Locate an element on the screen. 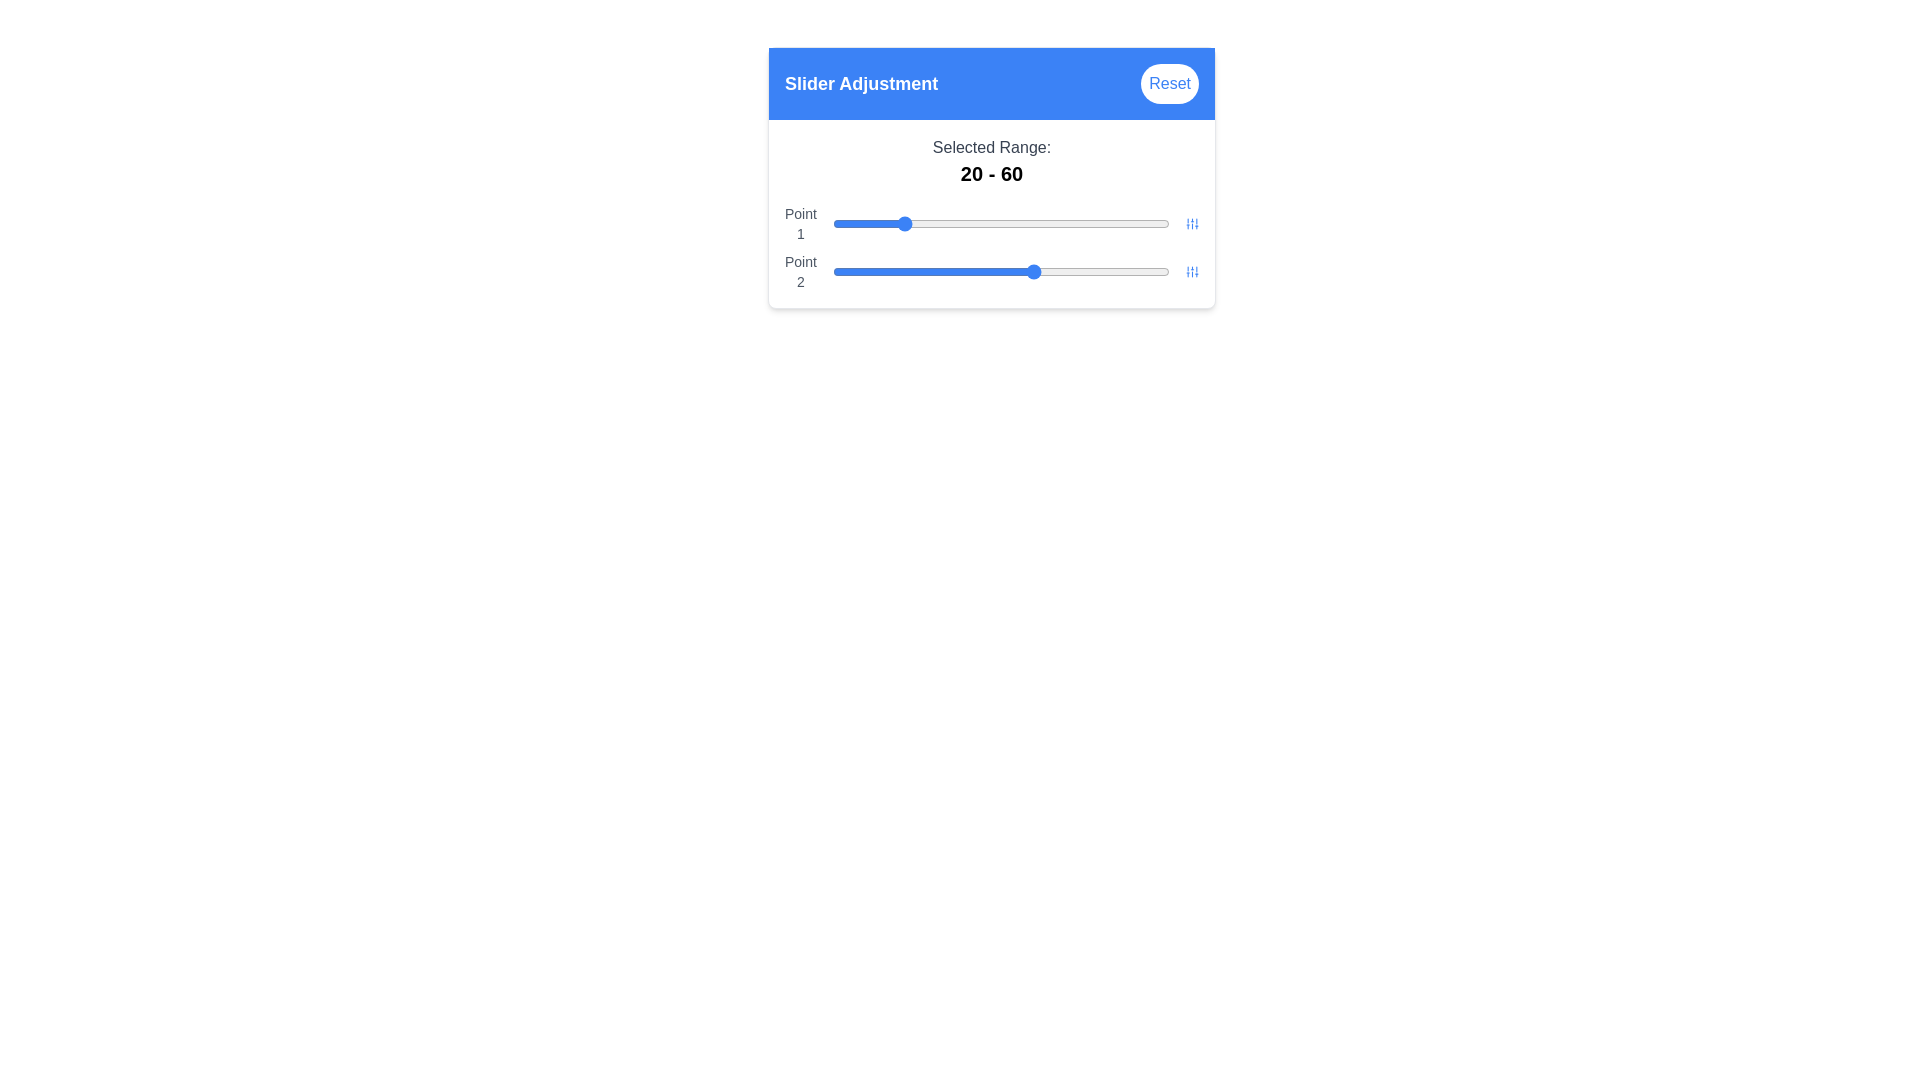  the range slider located below the 'Point 1' label is located at coordinates (1001, 223).